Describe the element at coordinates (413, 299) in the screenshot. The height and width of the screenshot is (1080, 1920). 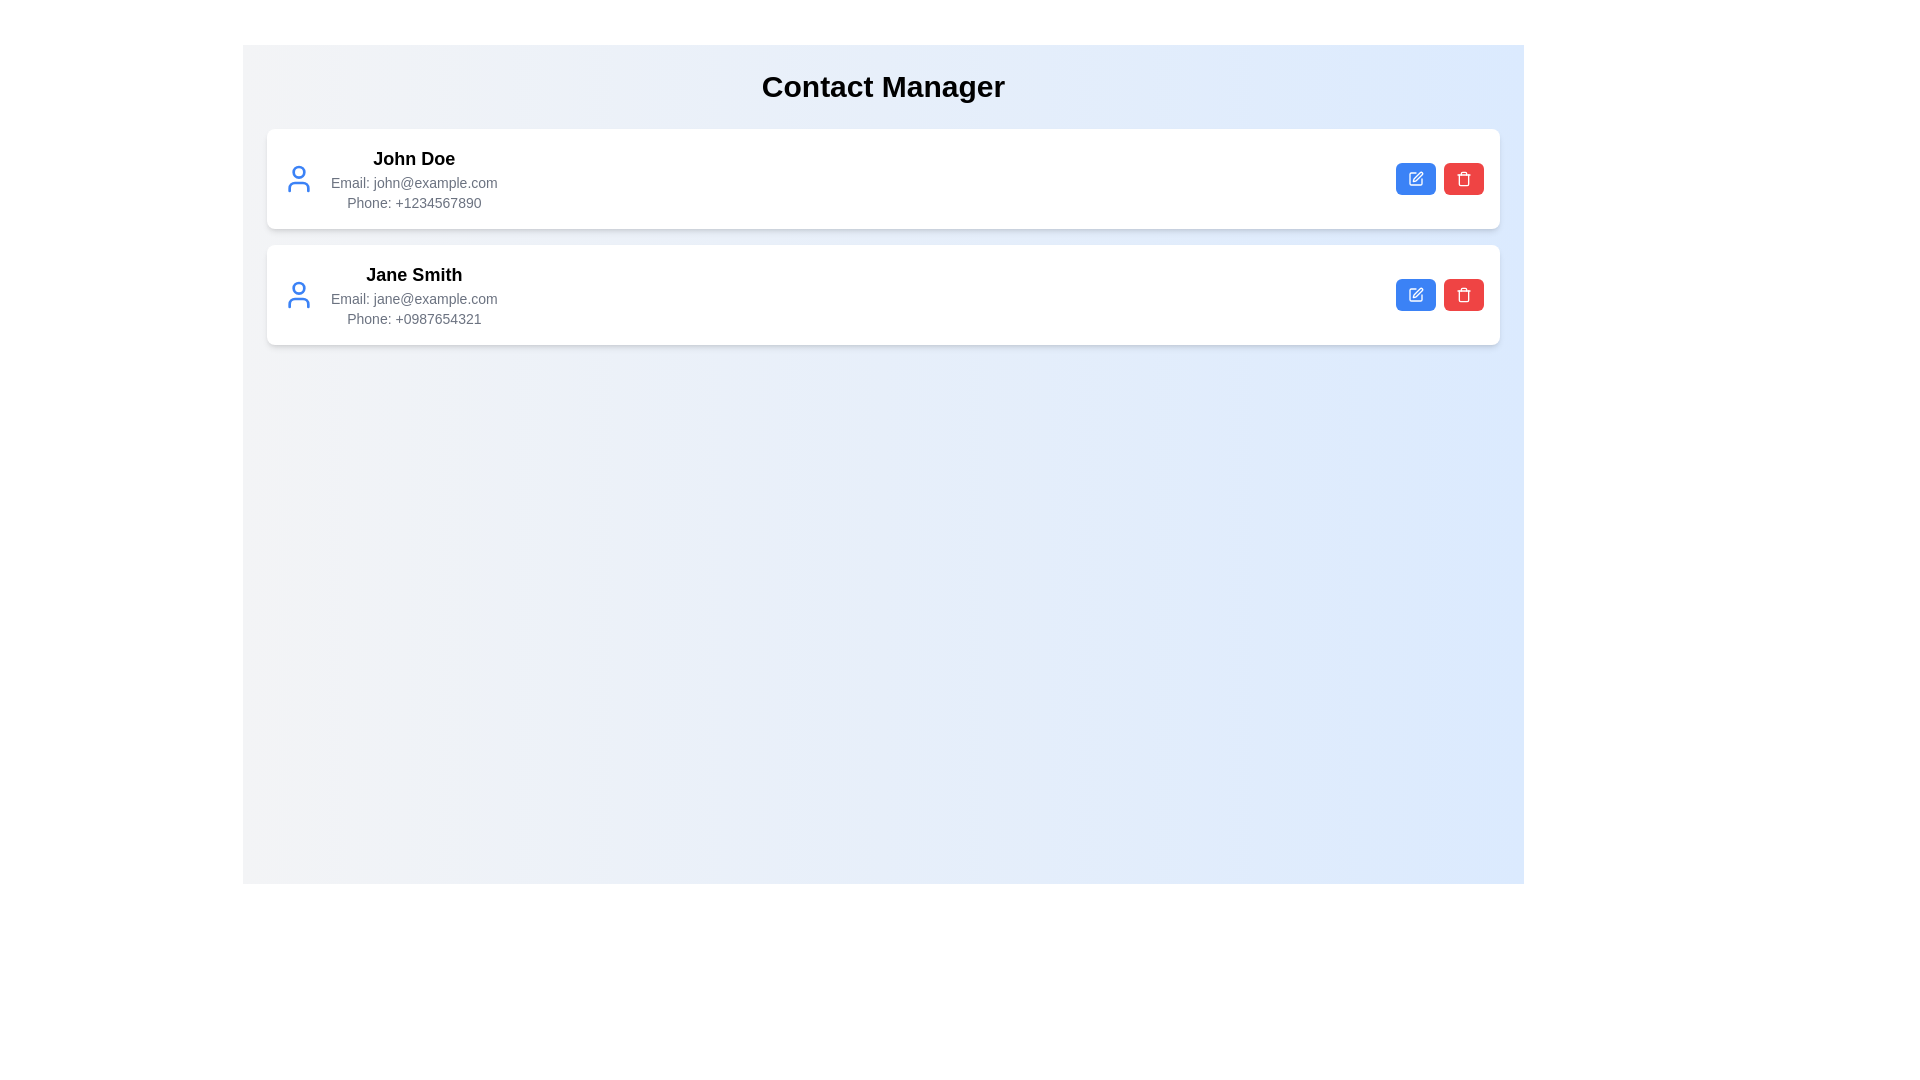
I see `the text label displaying 'Email: jane@example.com', which is styled in a small gray font and is positioned below 'Jane Smith' and above 'Phone: +0987654321'` at that location.